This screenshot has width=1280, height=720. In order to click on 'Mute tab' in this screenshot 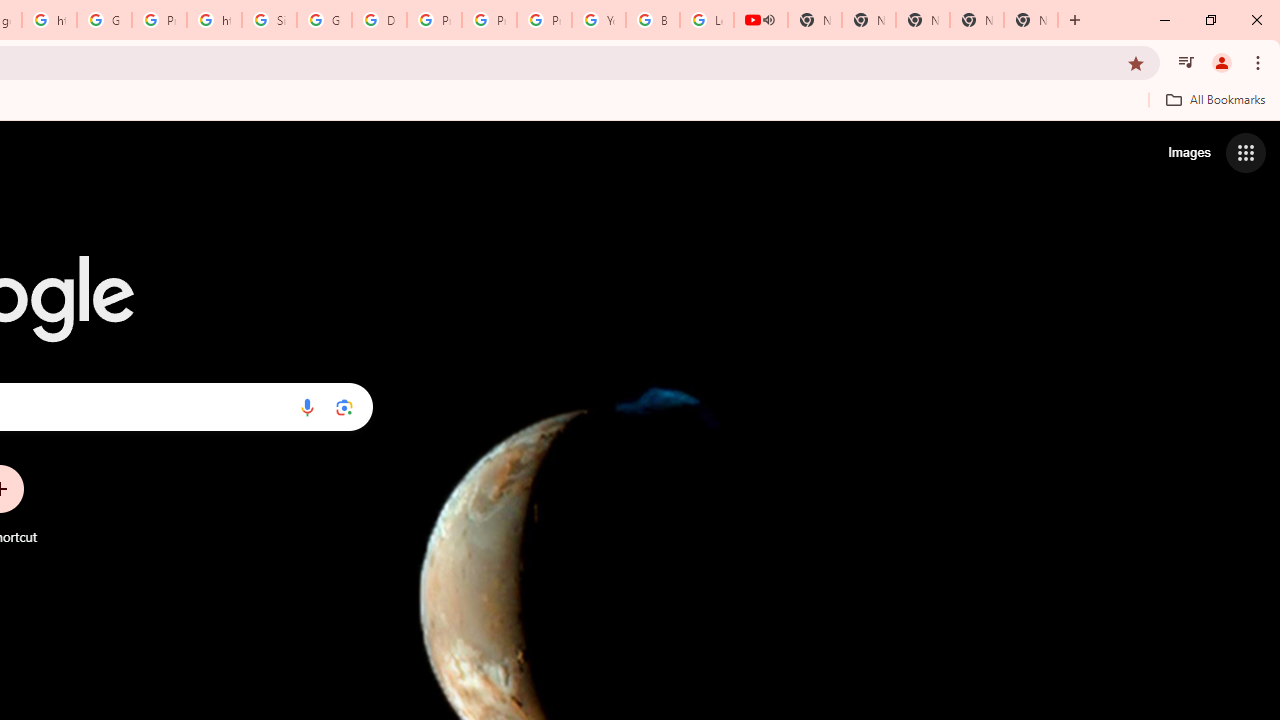, I will do `click(768, 20)`.